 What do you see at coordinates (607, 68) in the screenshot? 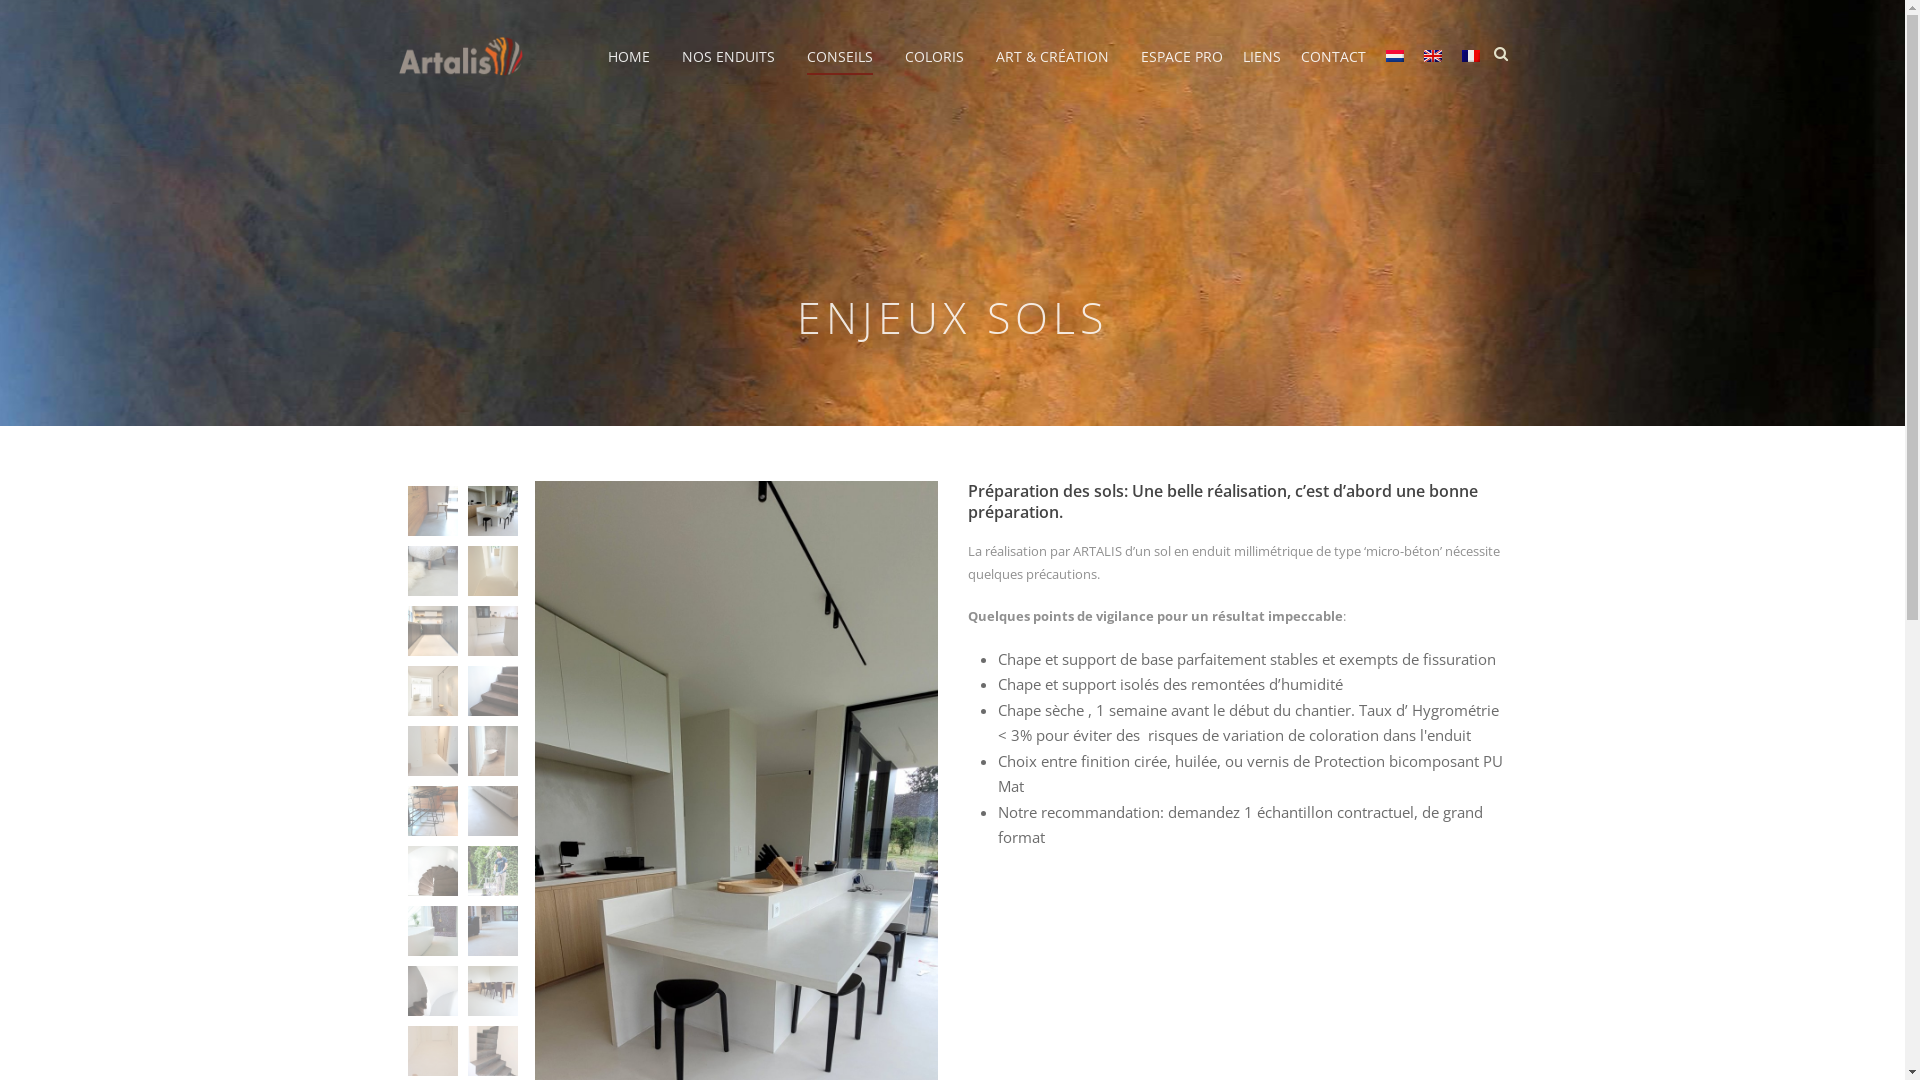
I see `'HOME'` at bounding box center [607, 68].